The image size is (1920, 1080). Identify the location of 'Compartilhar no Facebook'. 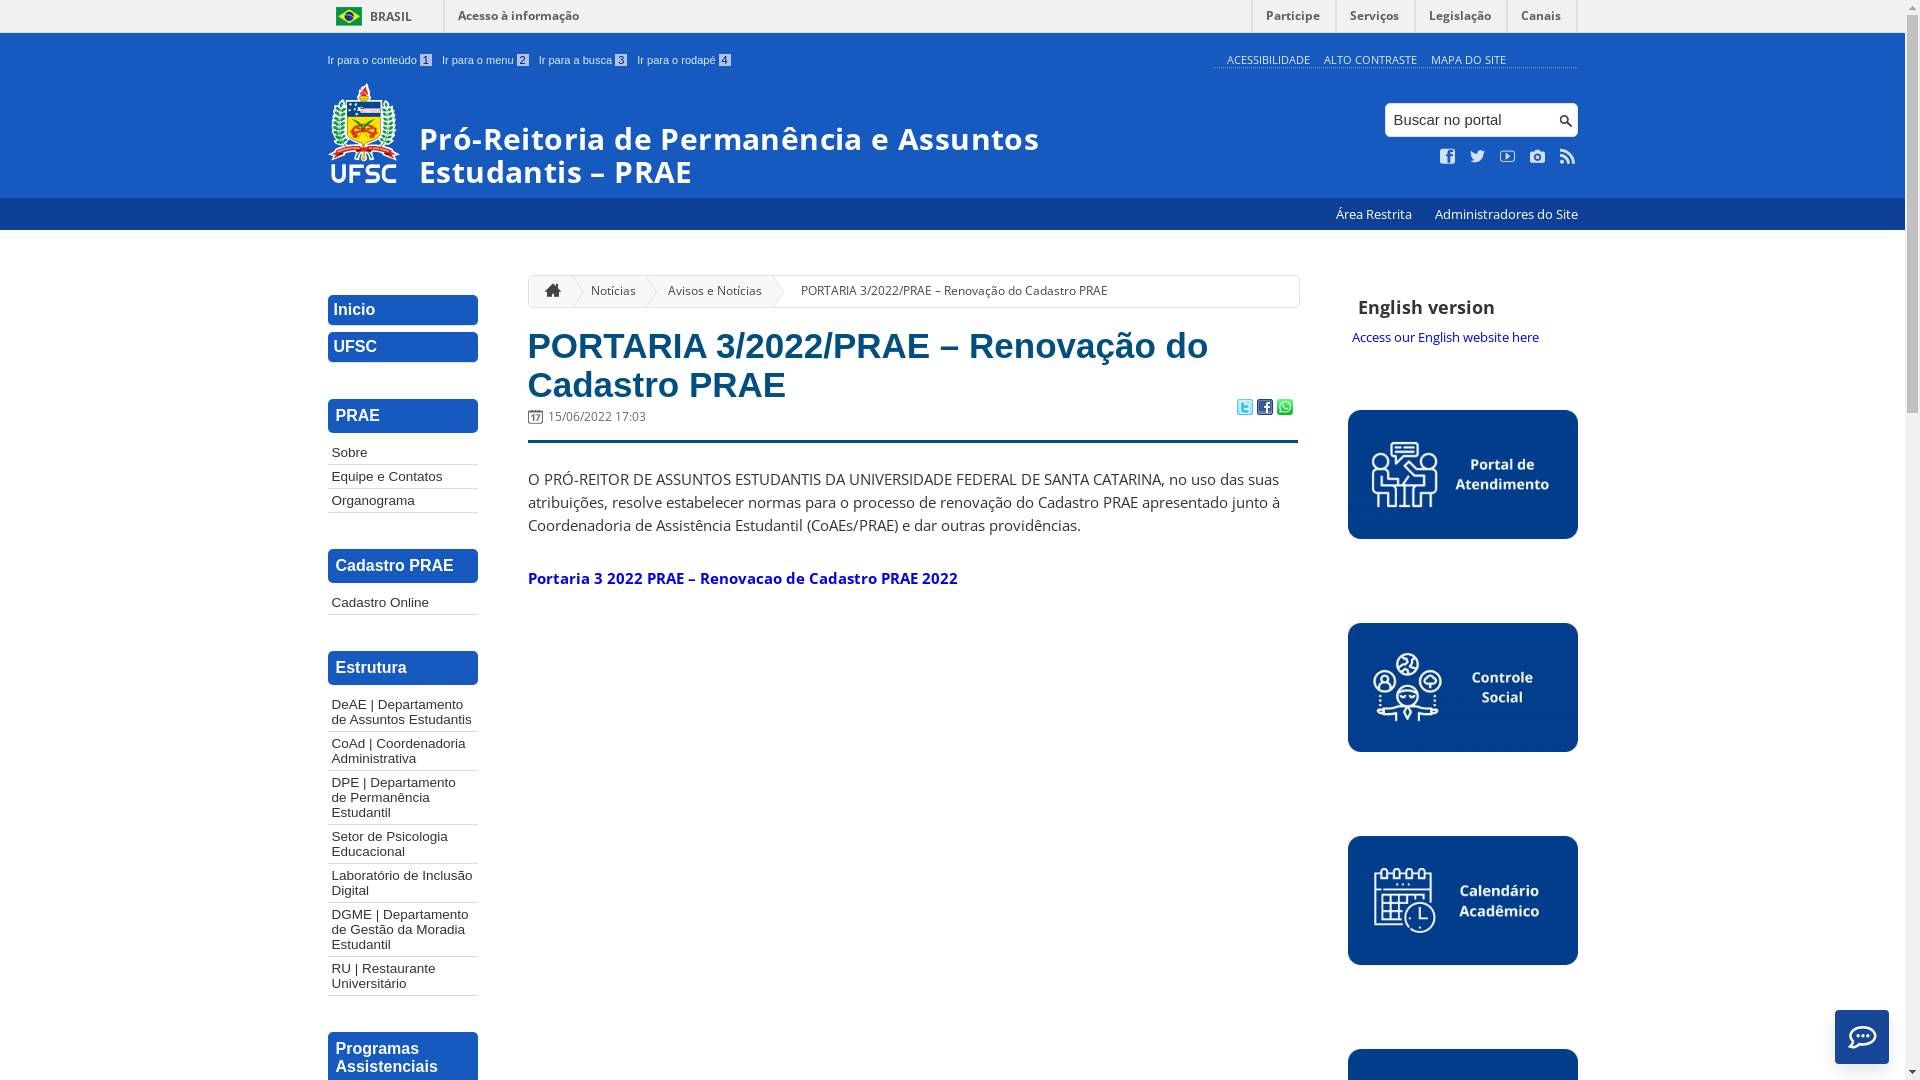
(1255, 407).